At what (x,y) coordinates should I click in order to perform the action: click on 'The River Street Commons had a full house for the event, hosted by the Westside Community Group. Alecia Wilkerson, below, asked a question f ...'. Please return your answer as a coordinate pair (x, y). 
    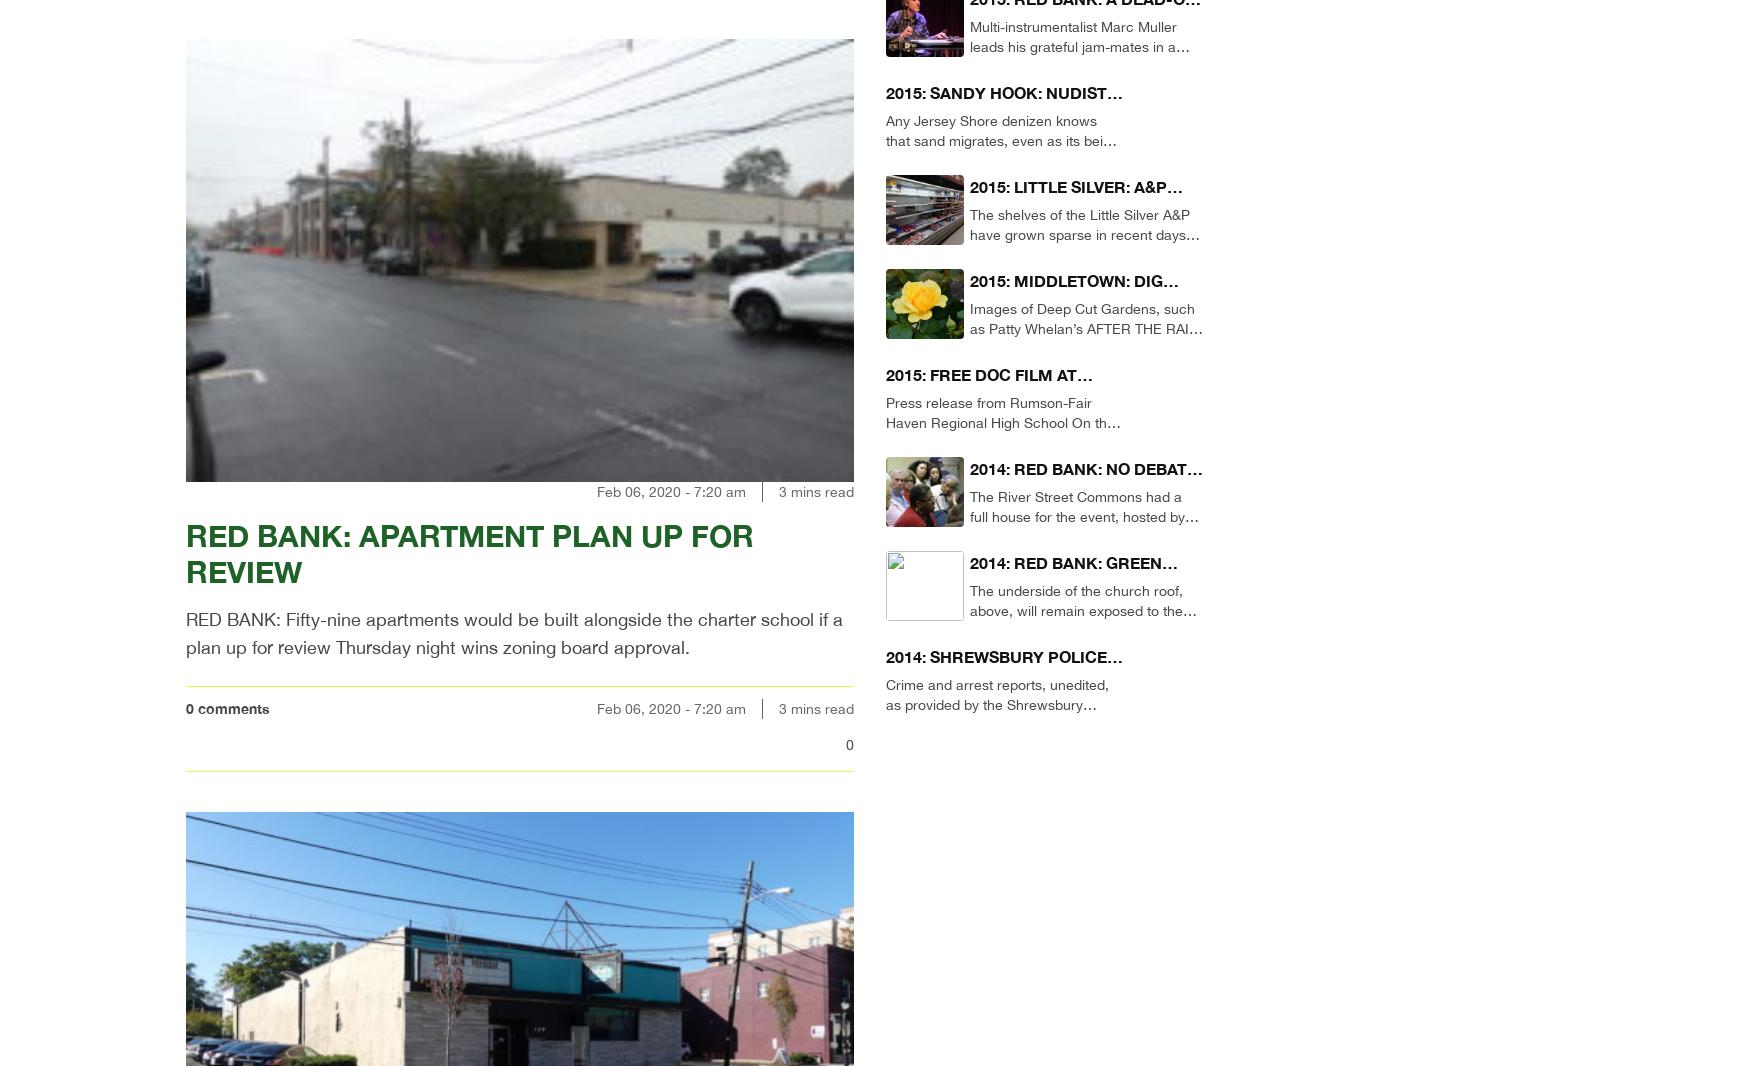
    Looking at the image, I should click on (1076, 536).